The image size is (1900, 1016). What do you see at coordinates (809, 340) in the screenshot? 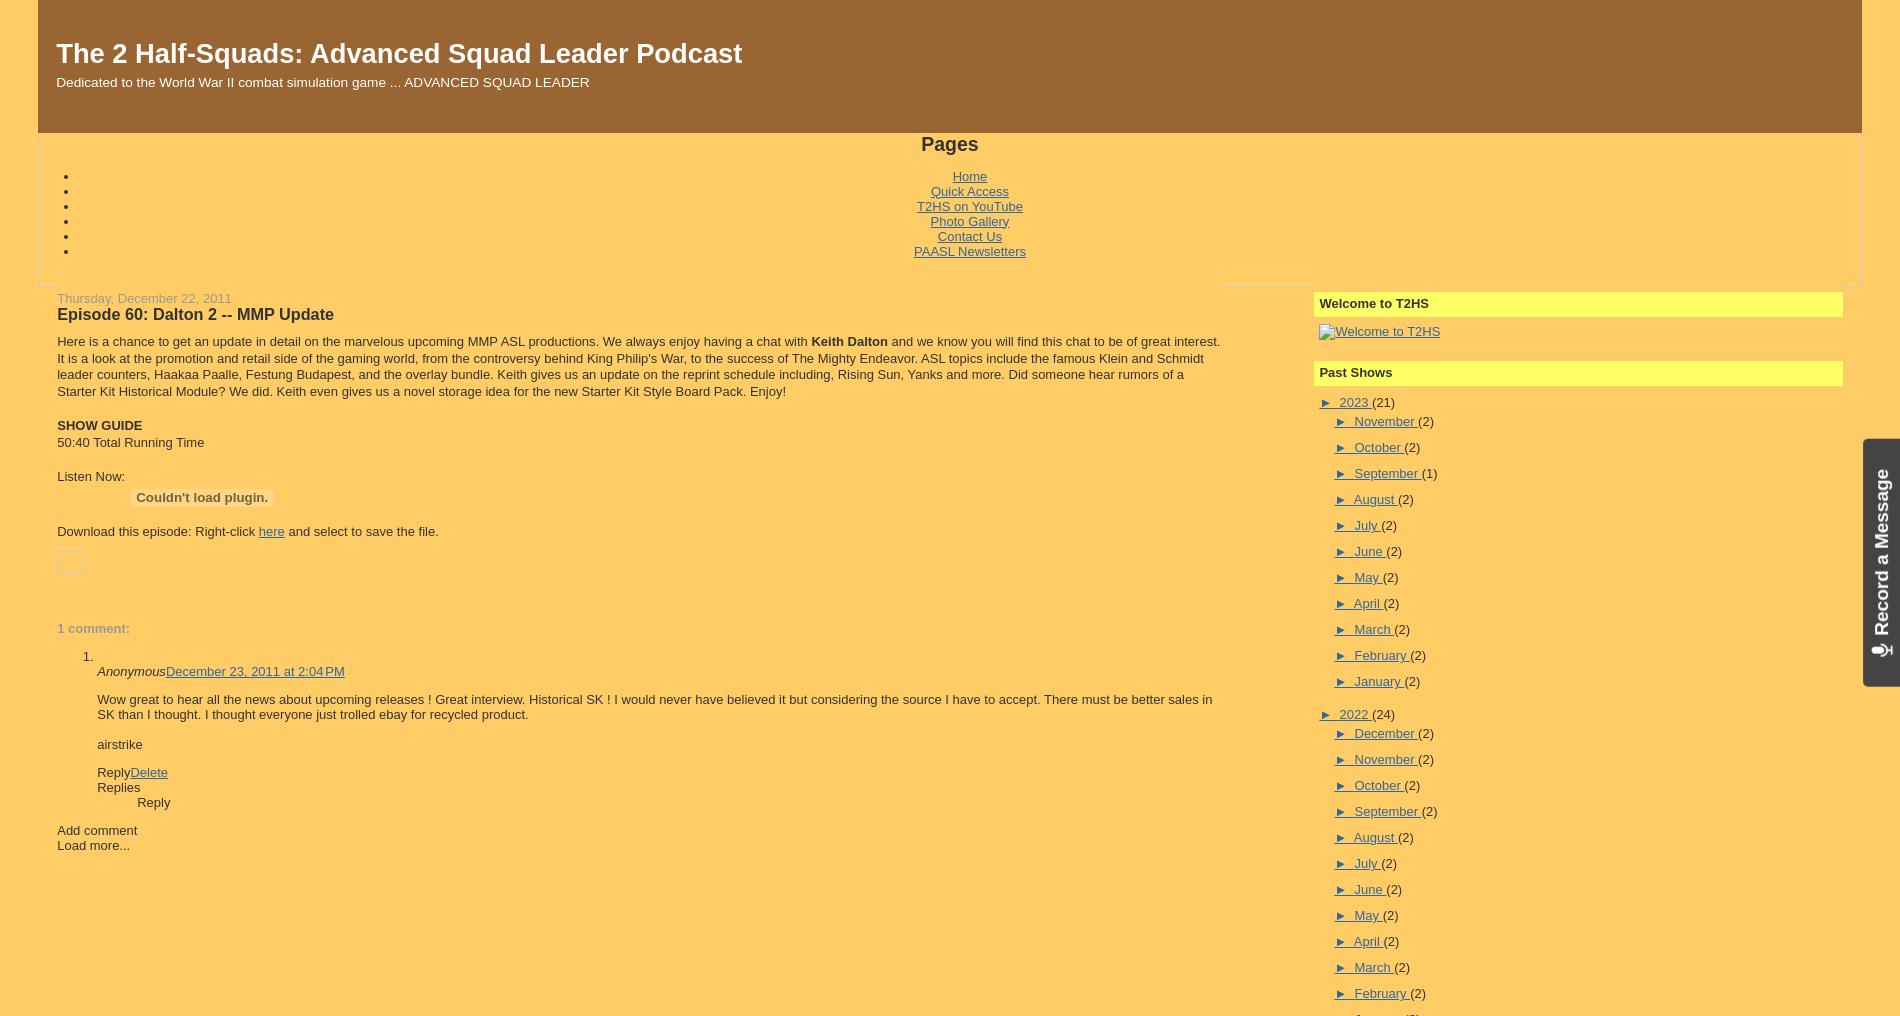
I see `'Keith Dalton'` at bounding box center [809, 340].